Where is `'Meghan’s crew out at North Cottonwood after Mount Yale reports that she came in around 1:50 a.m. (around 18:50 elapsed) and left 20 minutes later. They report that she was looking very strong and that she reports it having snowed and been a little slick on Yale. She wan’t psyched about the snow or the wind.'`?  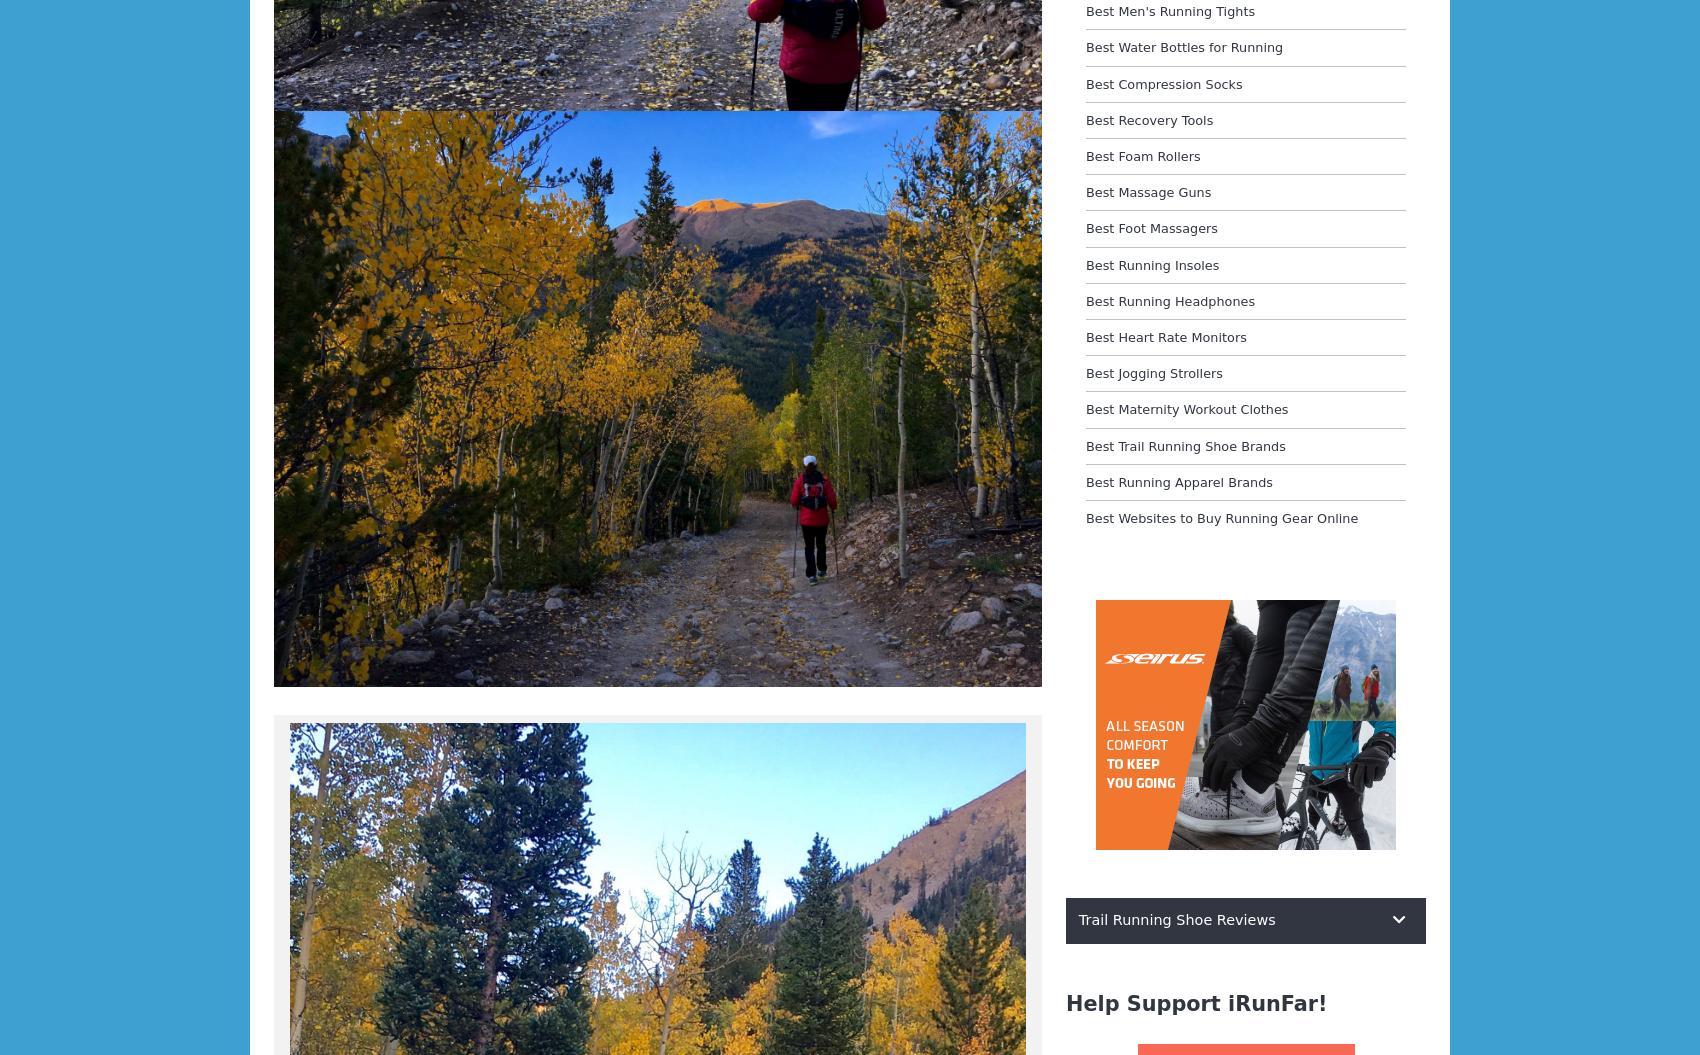 'Meghan’s crew out at North Cottonwood after Mount Yale reports that she came in around 1:50 a.m. (around 18:50 elapsed) and left 20 minutes later. They report that she was looking very strong and that she reports it having snowed and been a little slick on Yale. She wan’t psyched about the snow or the wind.' is located at coordinates (655, 932).